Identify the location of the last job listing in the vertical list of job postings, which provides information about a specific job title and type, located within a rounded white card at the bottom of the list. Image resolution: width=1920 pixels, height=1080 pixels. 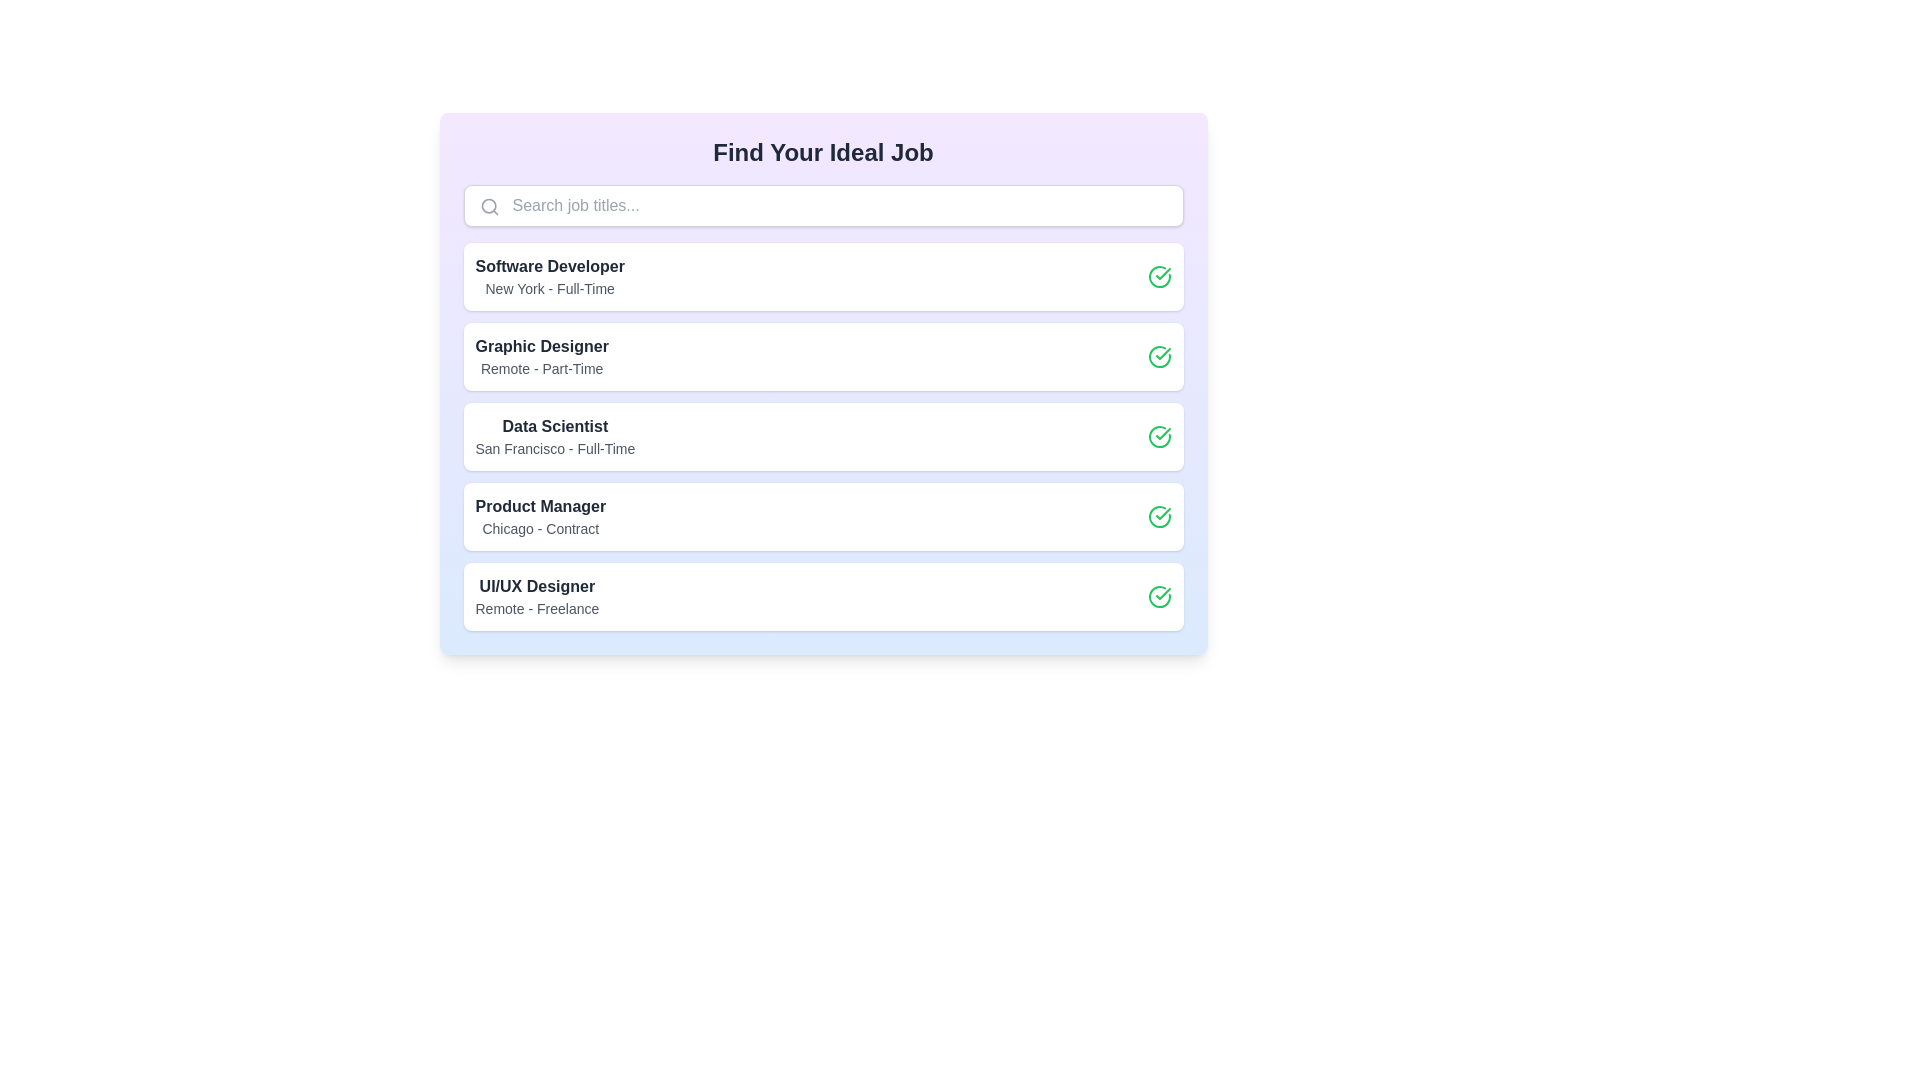
(537, 596).